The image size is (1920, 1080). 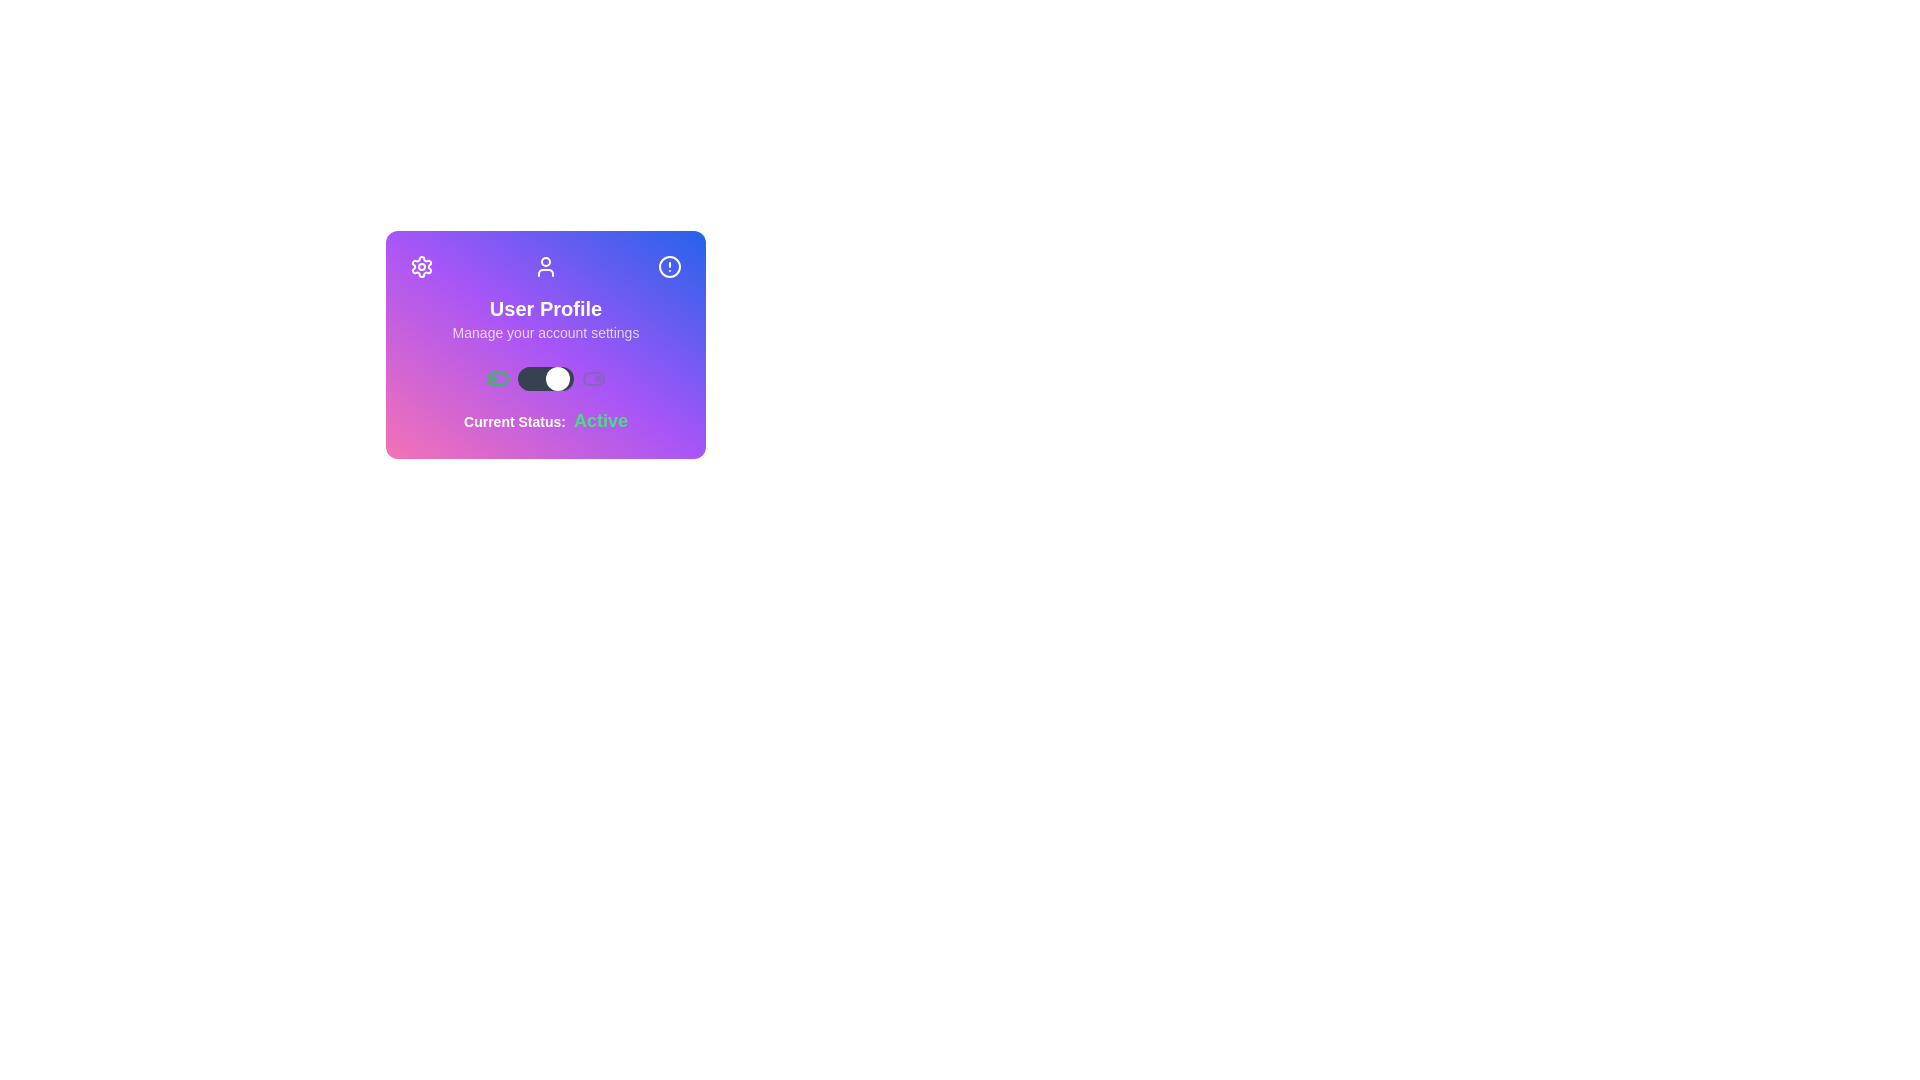 What do you see at coordinates (546, 265) in the screenshot?
I see `the user icon, which is a circular head and semicircular body outline in white, set against a purple background, positioned in the center of a row between a gear icon and an alert sign icon` at bounding box center [546, 265].